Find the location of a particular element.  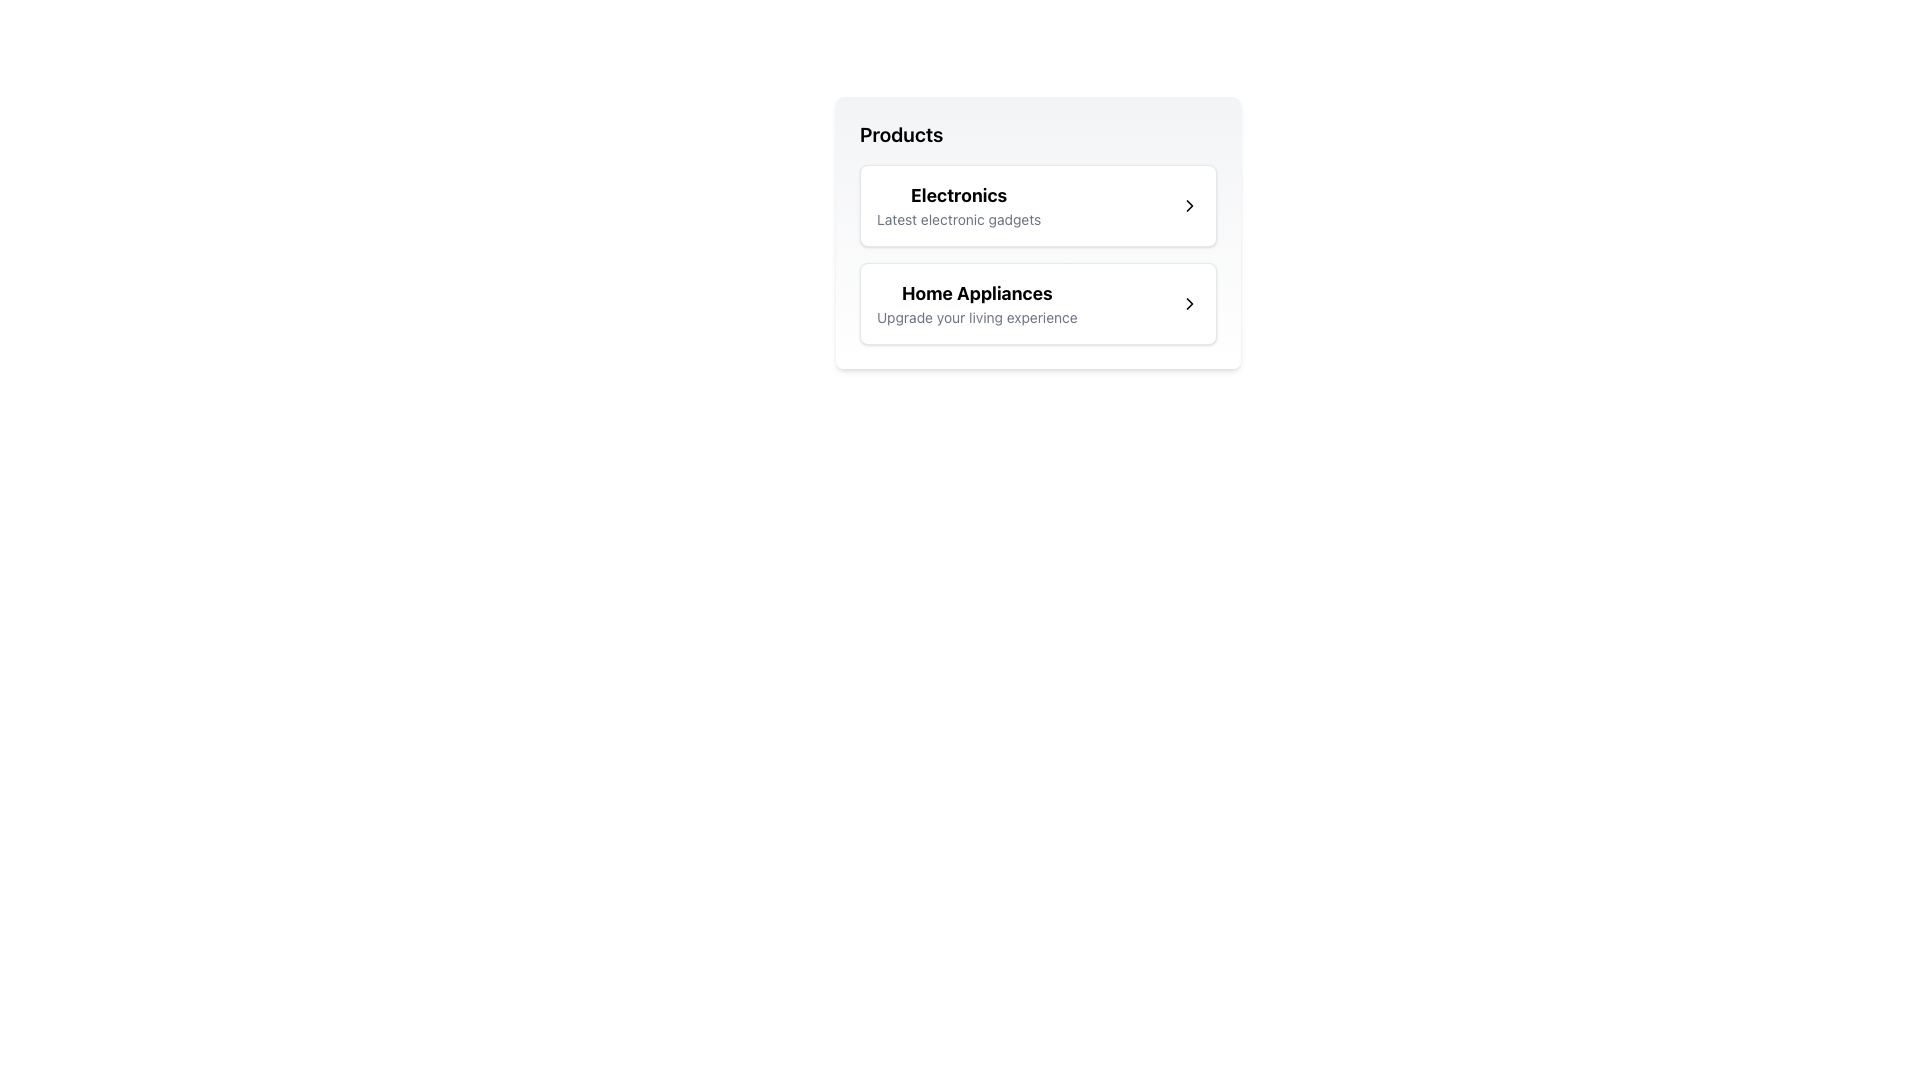

the navigation icon located in the 'Electronics' section is located at coordinates (1190, 205).